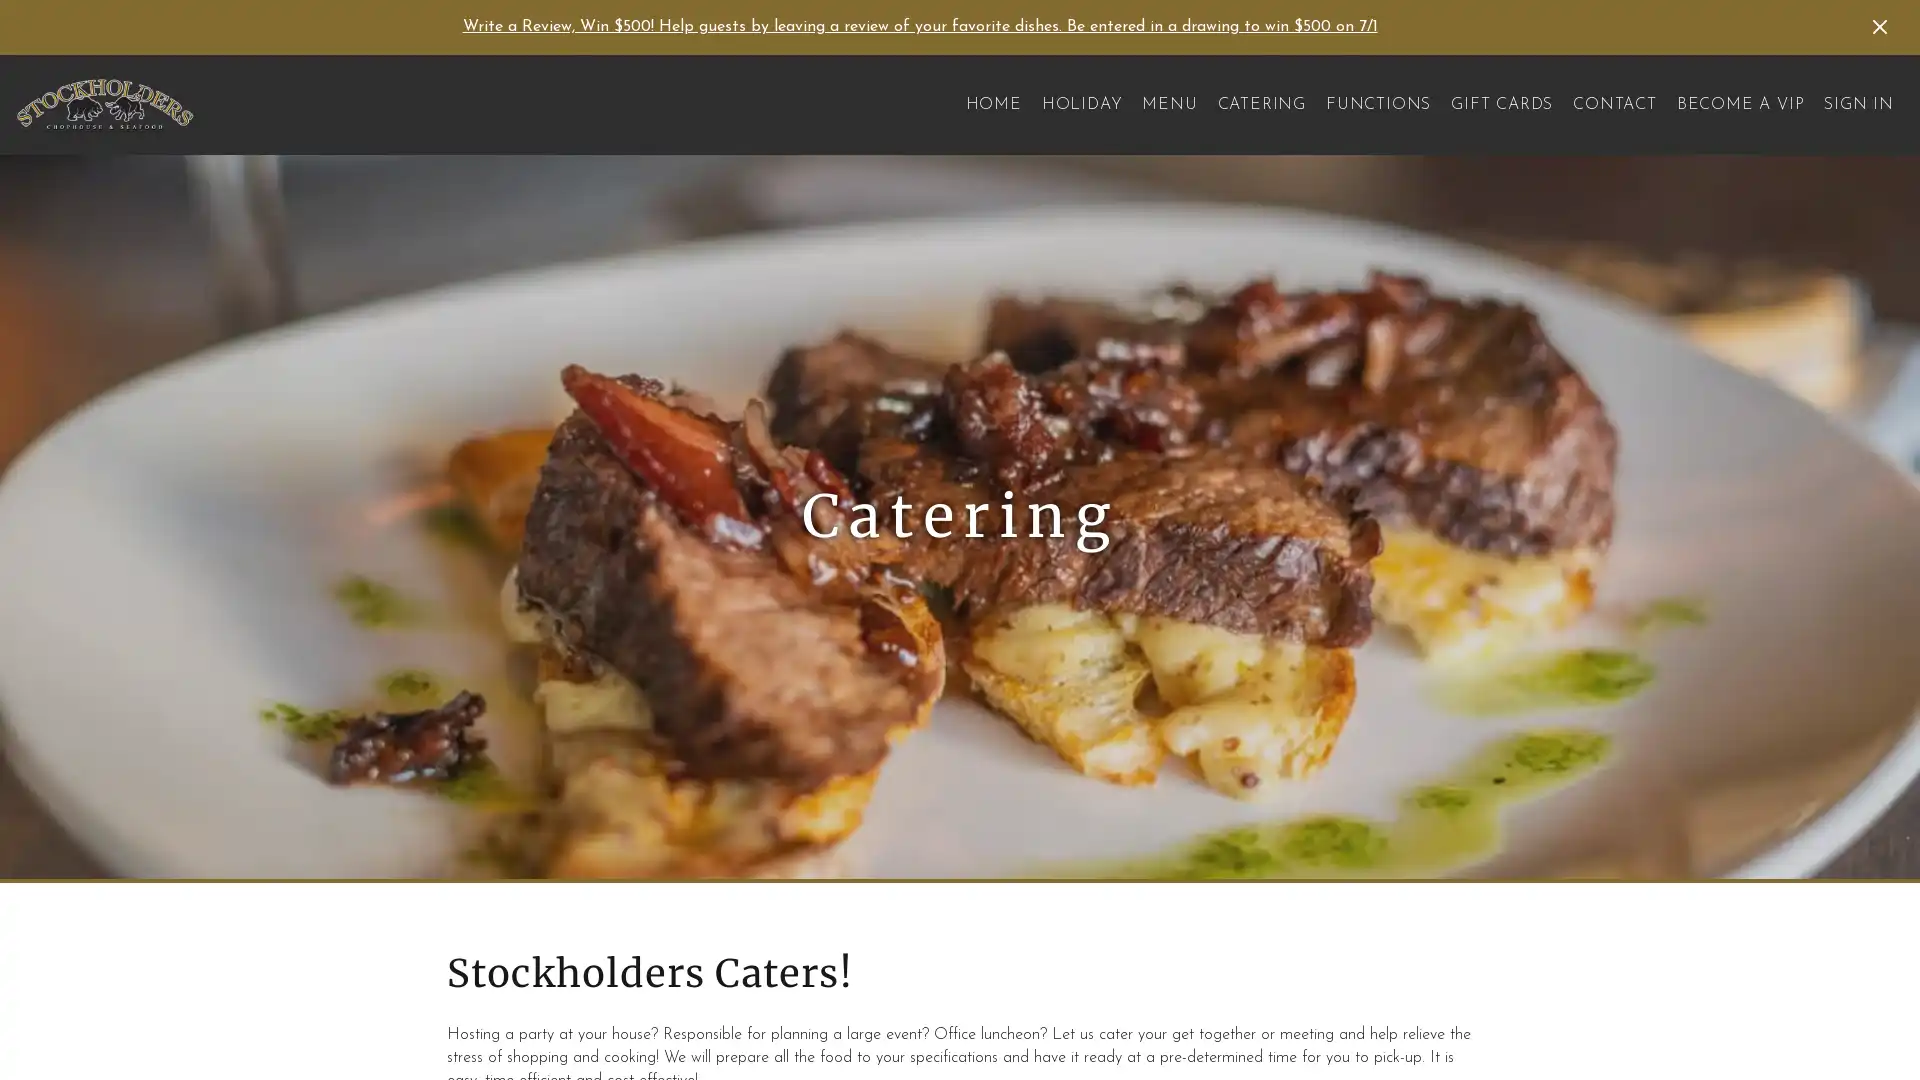 Image resolution: width=1920 pixels, height=1080 pixels. Describe the element at coordinates (1879, 27) in the screenshot. I see `Dismiss Announcement` at that location.